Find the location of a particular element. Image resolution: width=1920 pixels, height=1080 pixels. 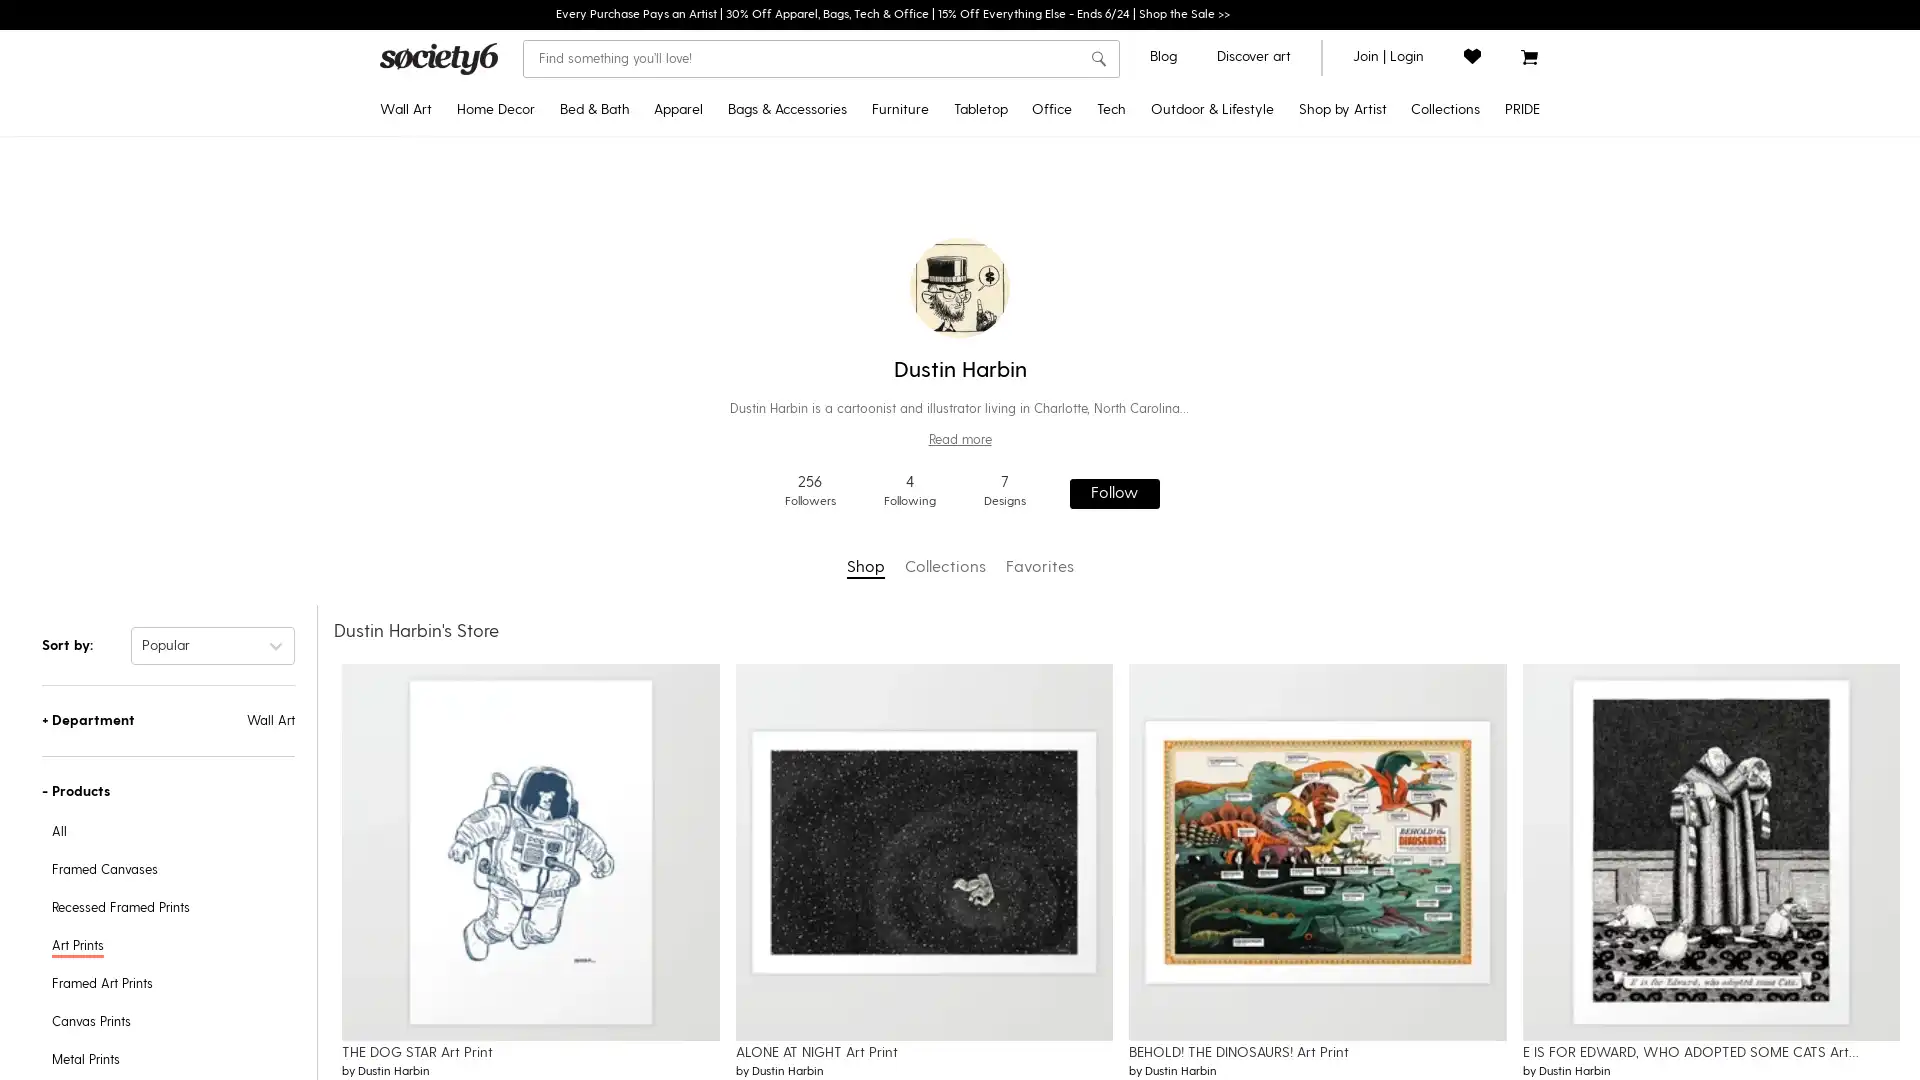

Android Card Cases is located at coordinates (1182, 320).